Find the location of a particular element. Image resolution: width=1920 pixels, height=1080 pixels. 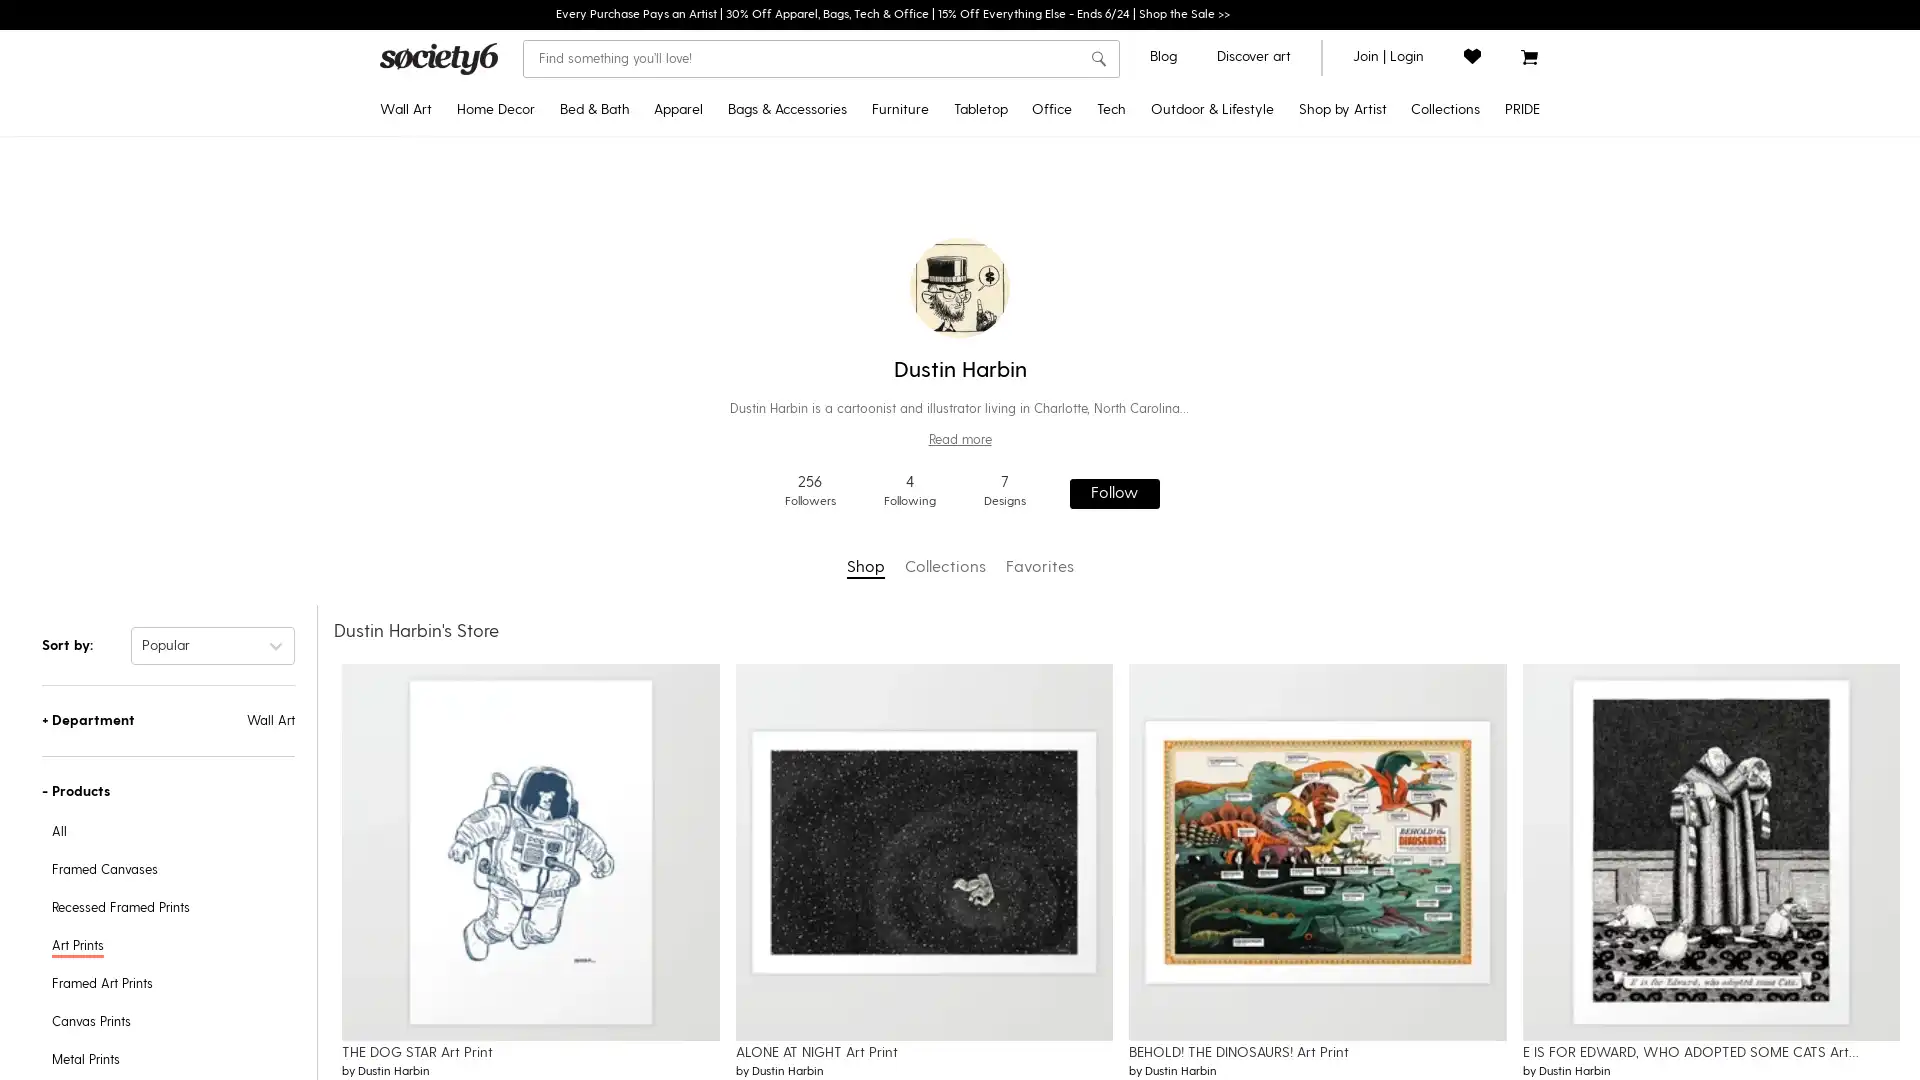

Android Card Cases is located at coordinates (1182, 320).